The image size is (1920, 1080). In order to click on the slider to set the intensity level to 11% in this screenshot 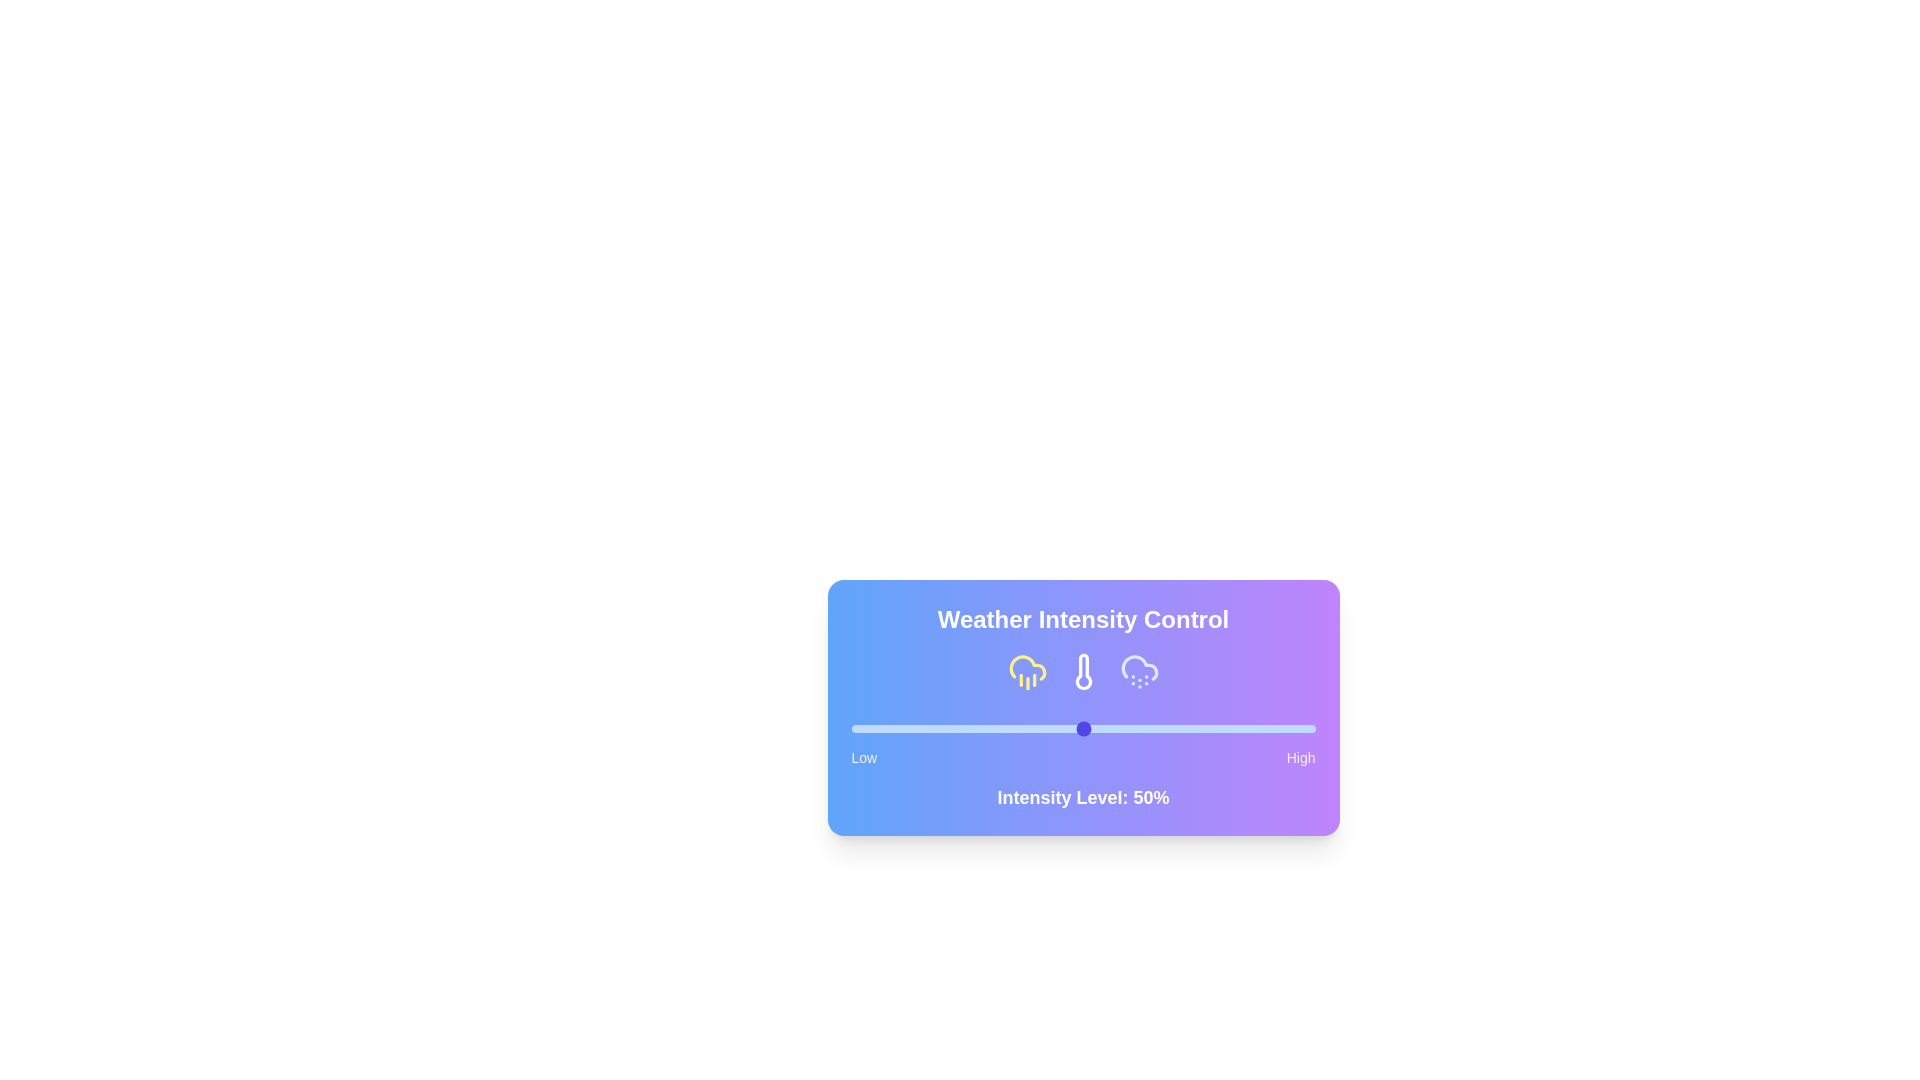, I will do `click(901, 729)`.